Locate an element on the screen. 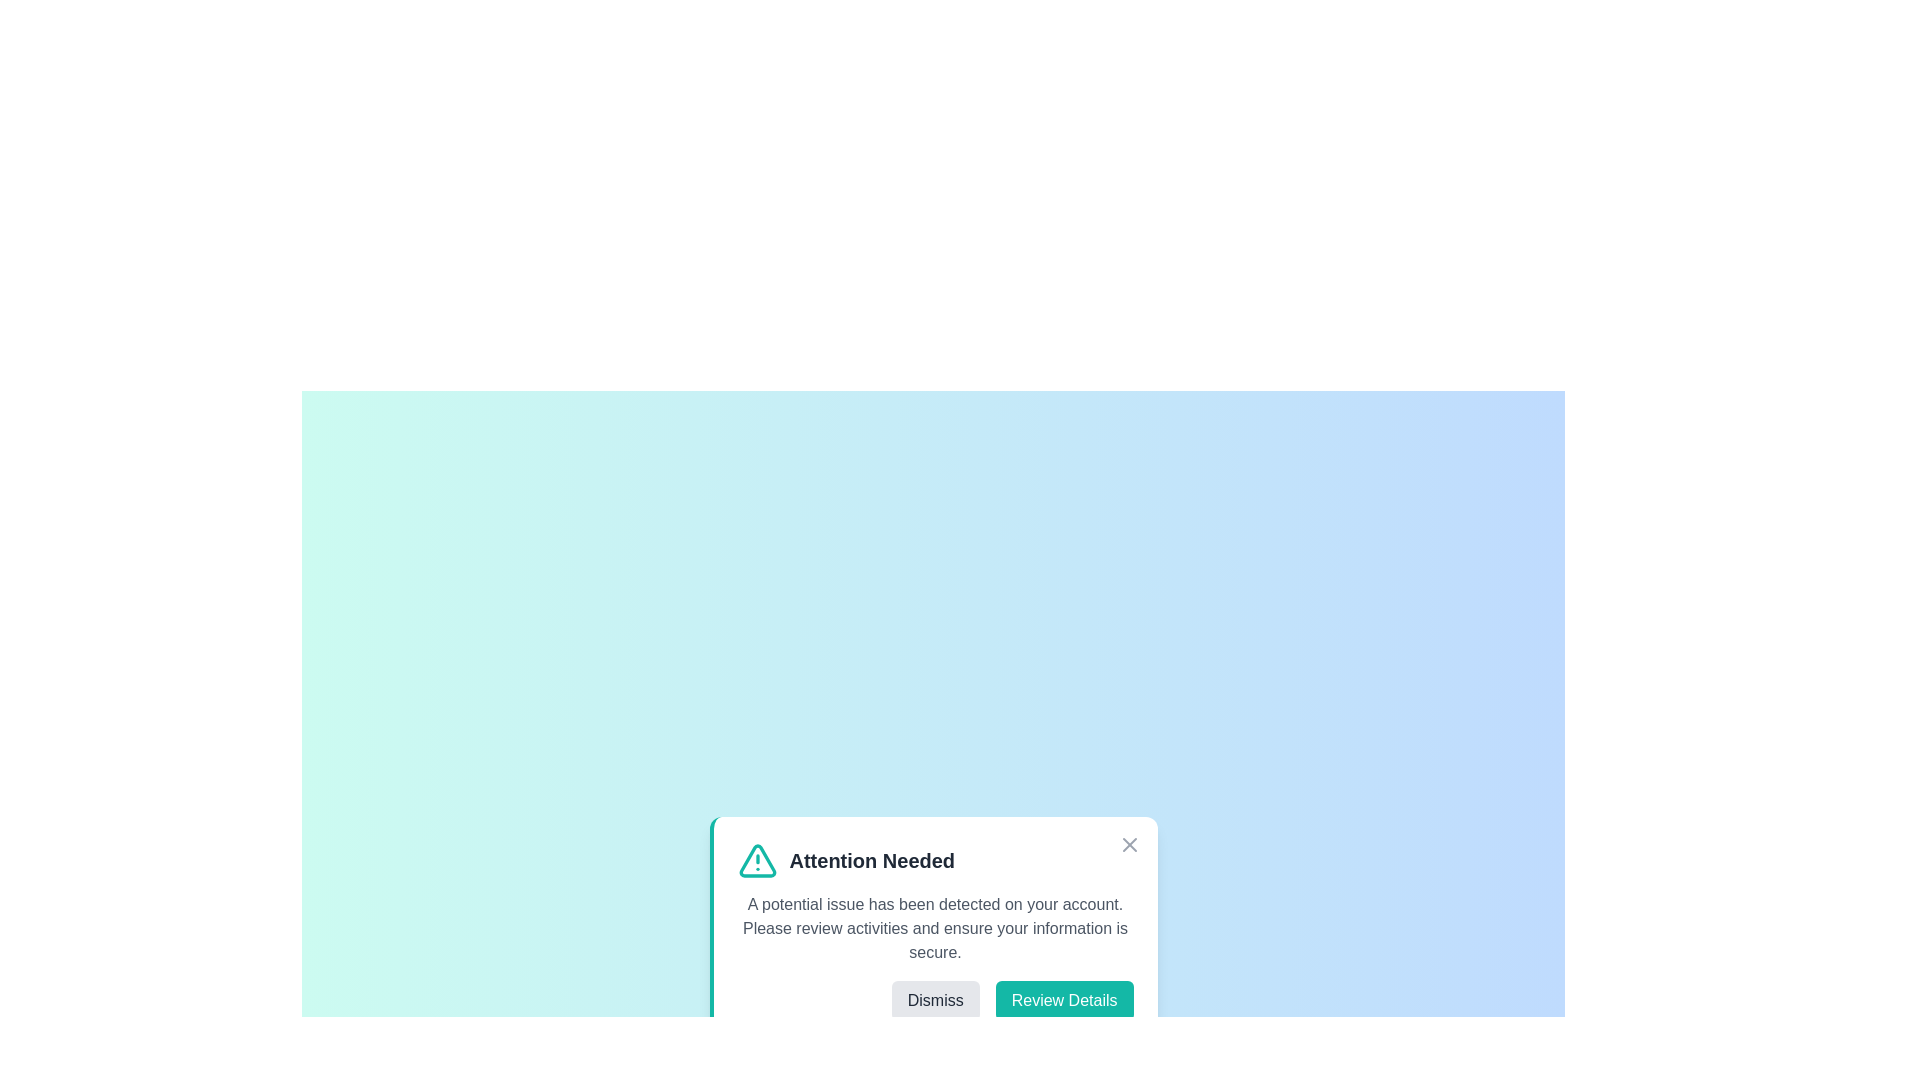 The image size is (1920, 1080). close button to dismiss the alert is located at coordinates (1129, 844).